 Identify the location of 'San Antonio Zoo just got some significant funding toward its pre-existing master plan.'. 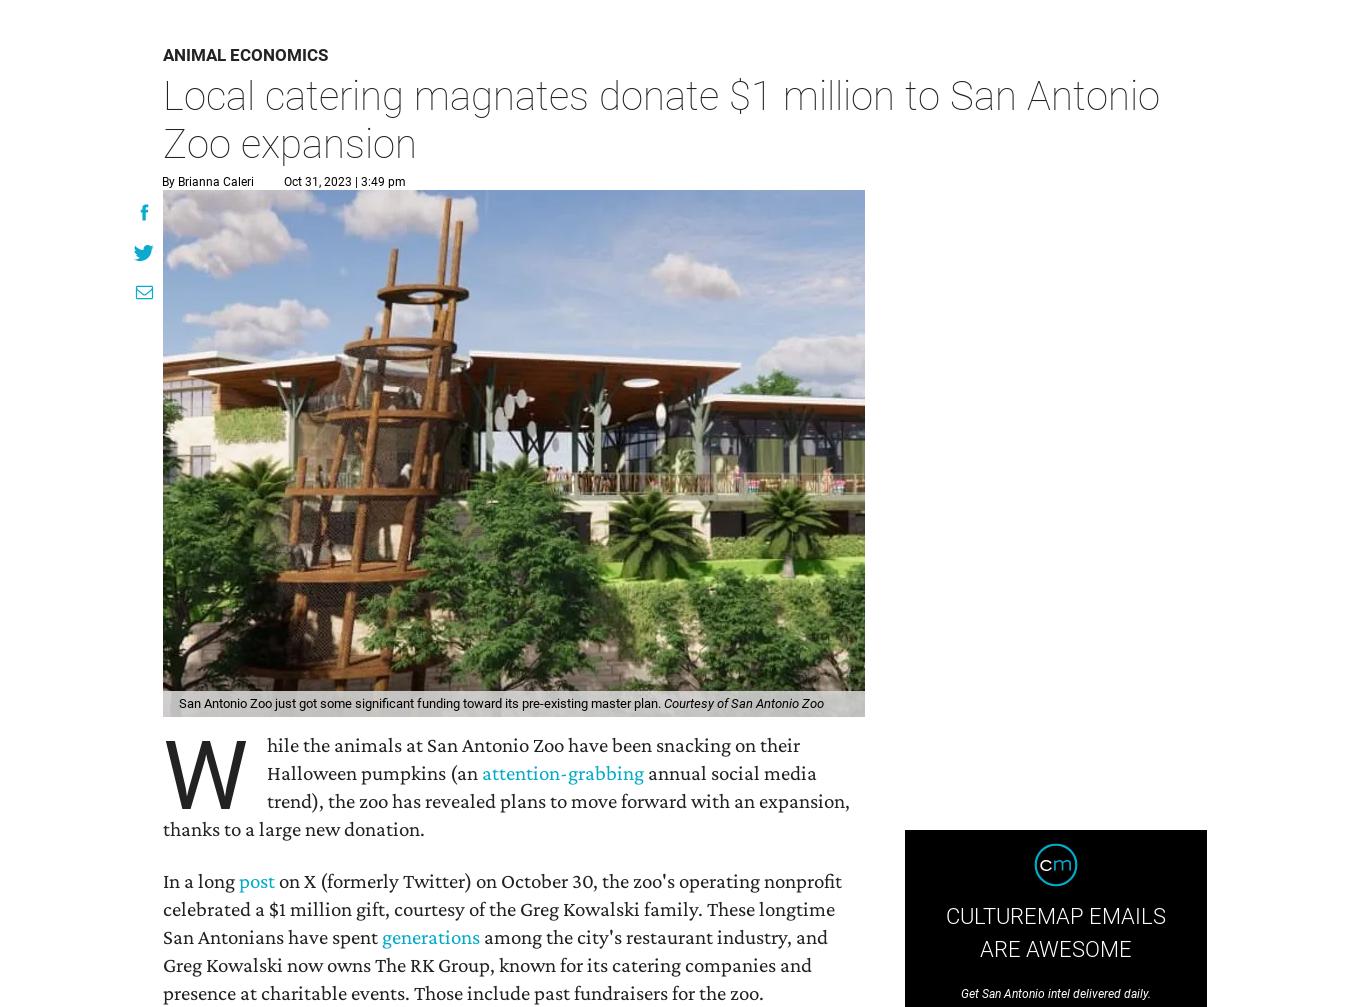
(421, 702).